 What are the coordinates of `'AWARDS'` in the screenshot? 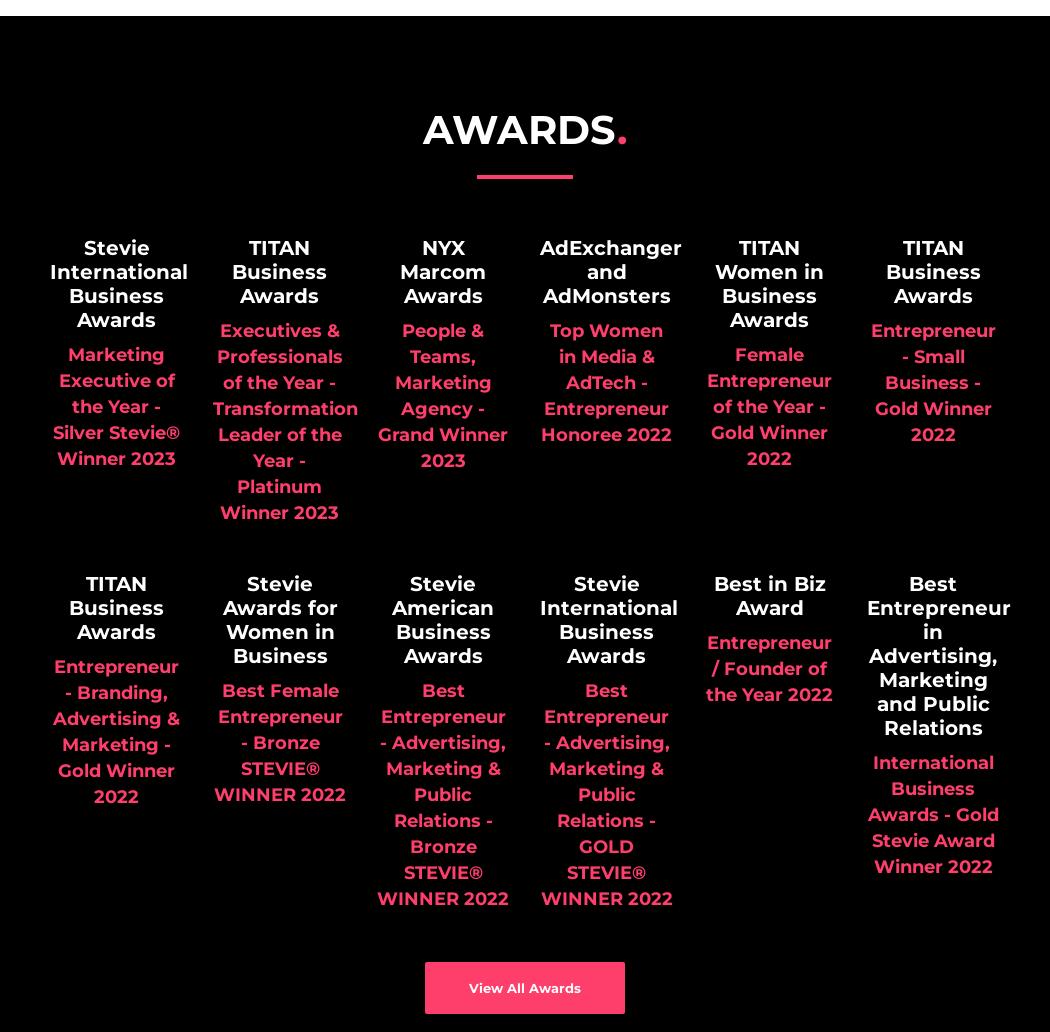 It's located at (518, 129).